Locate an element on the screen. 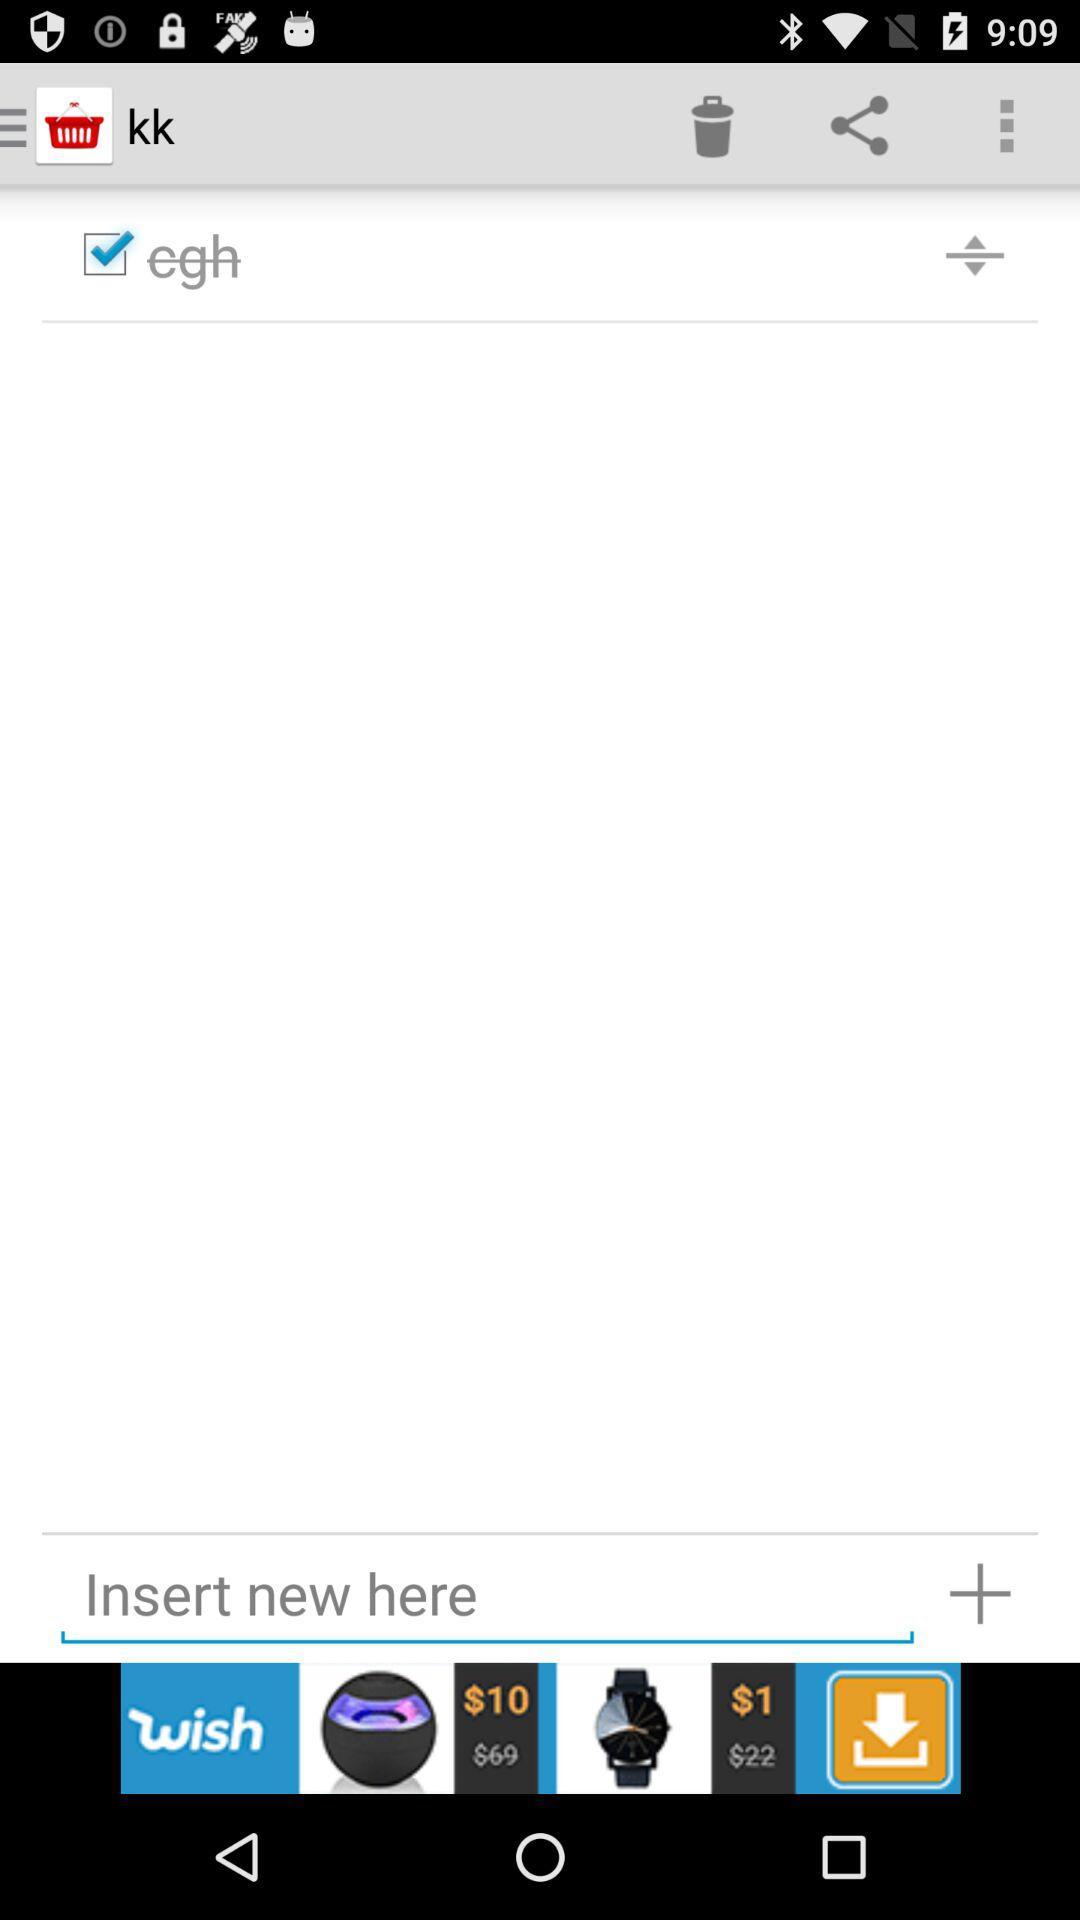 Image resolution: width=1080 pixels, height=1920 pixels. insert new item is located at coordinates (979, 1592).